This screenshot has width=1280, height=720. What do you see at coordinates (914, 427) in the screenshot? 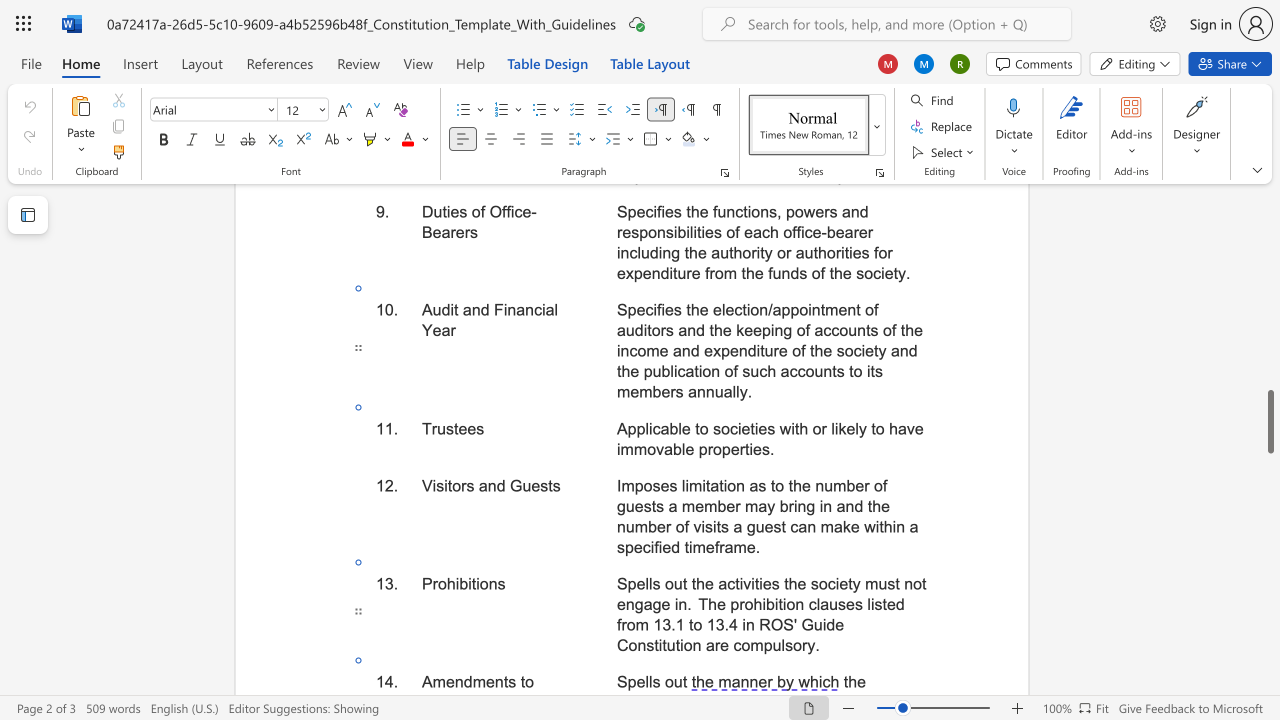
I see `the space between the continuous character "v" and "e" in the text` at bounding box center [914, 427].